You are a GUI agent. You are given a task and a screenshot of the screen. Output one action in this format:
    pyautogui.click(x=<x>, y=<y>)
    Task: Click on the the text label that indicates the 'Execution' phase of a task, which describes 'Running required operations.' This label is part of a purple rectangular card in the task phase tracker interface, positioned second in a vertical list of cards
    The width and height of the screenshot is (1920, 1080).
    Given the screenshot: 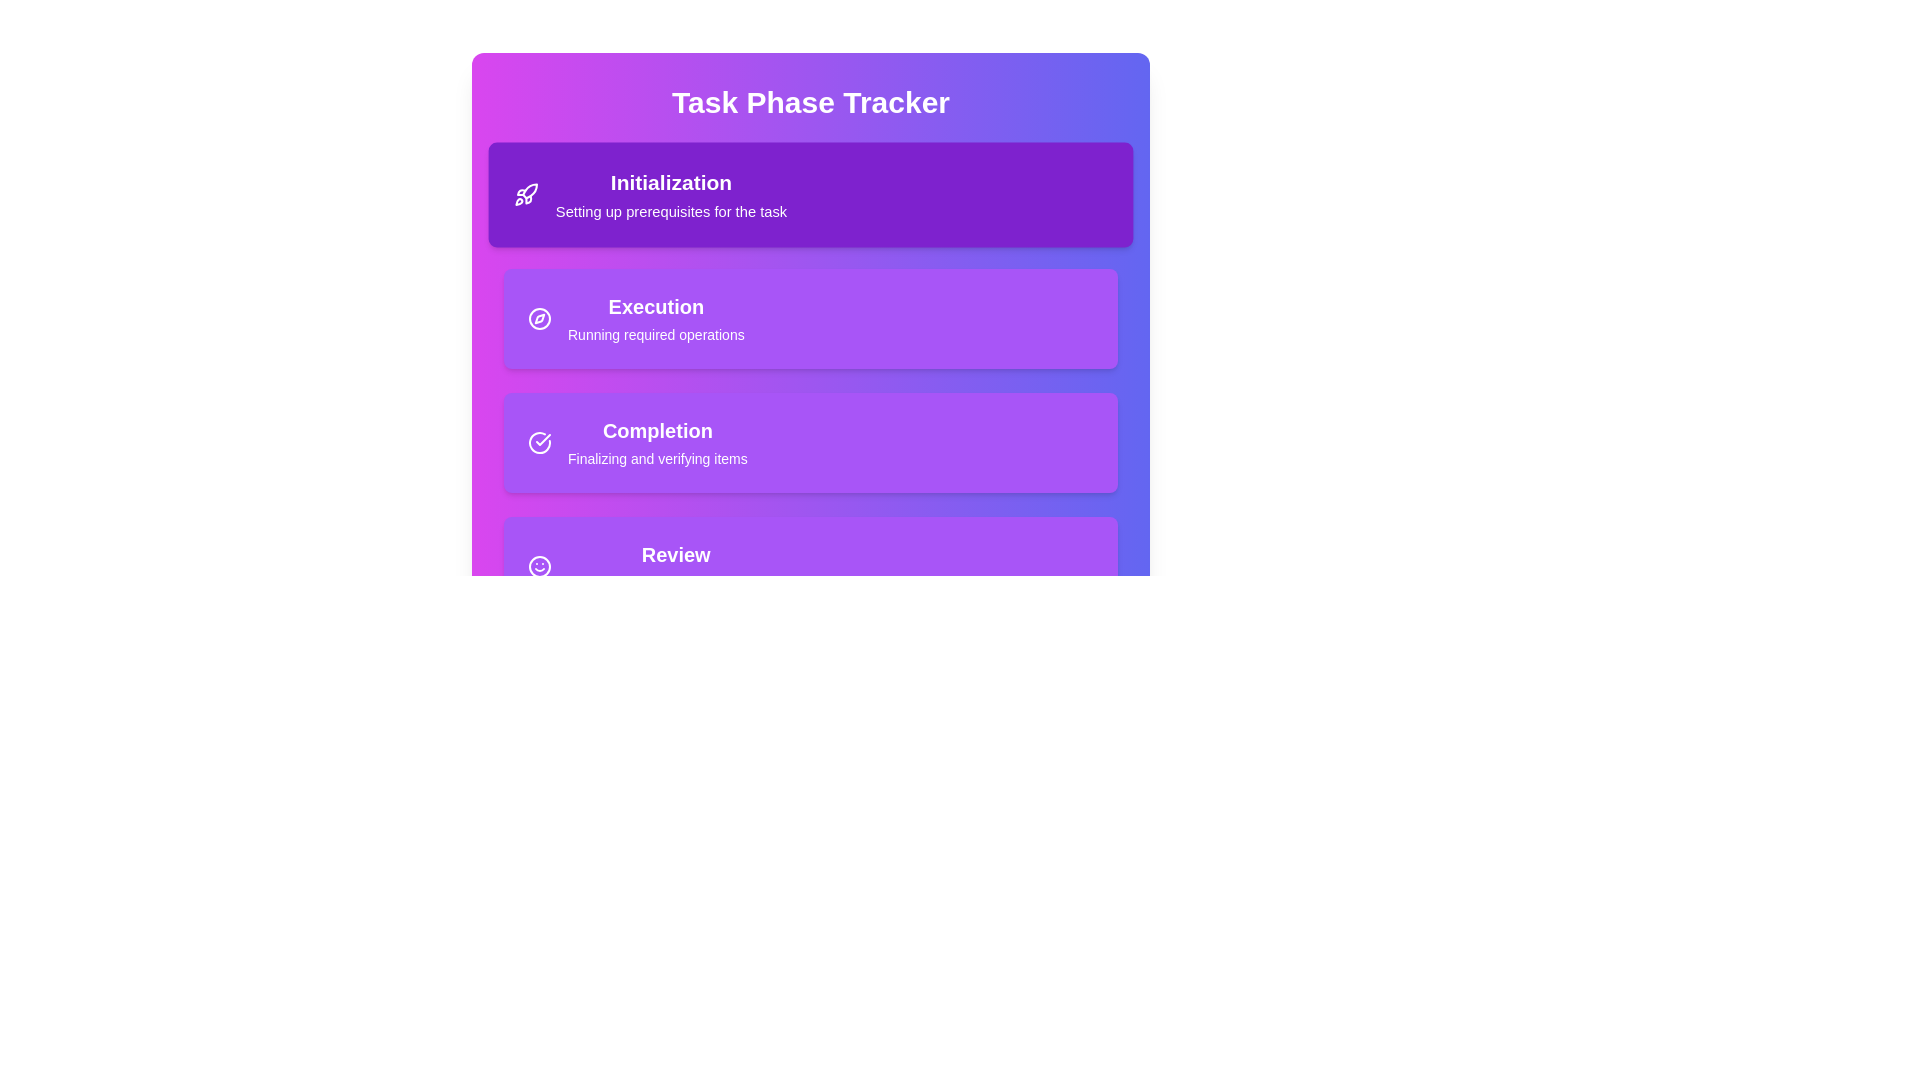 What is the action you would take?
    pyautogui.click(x=656, y=318)
    